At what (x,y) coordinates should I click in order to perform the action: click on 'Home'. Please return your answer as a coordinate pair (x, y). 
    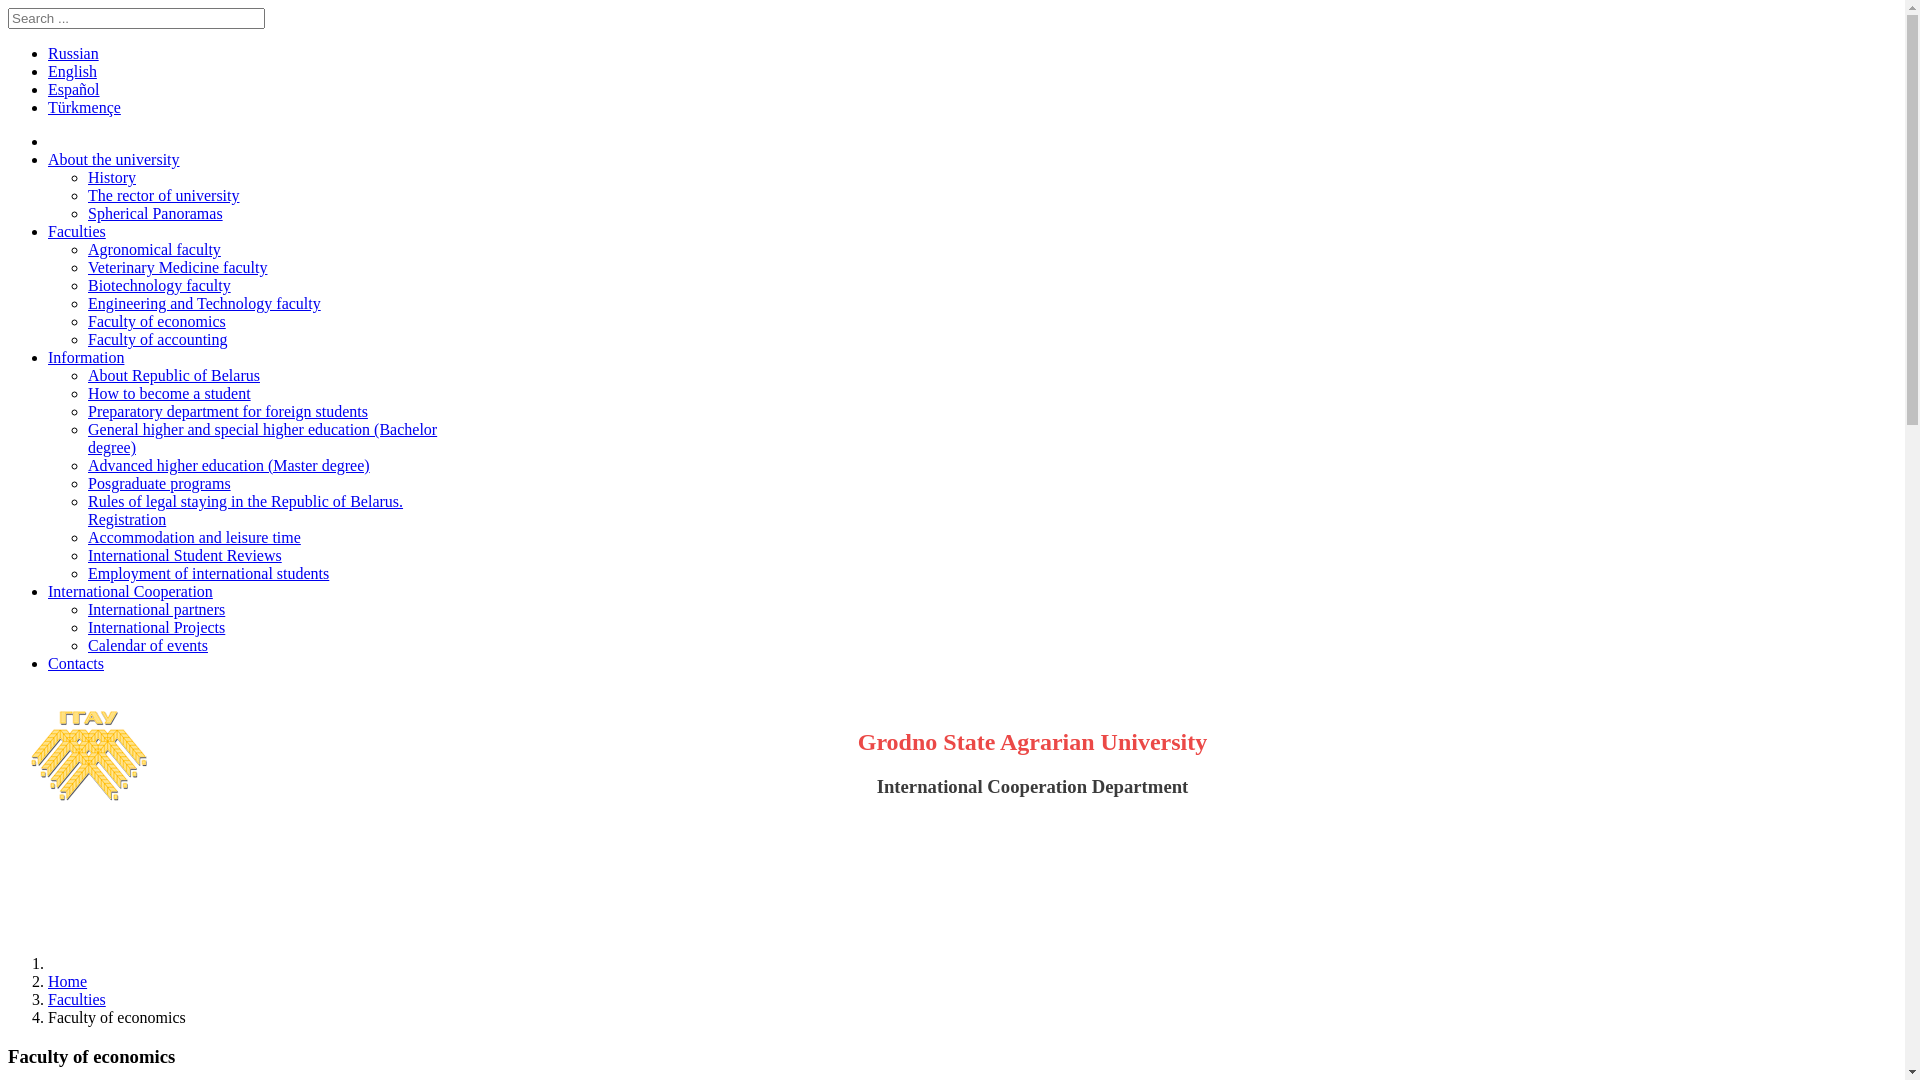
    Looking at the image, I should click on (67, 980).